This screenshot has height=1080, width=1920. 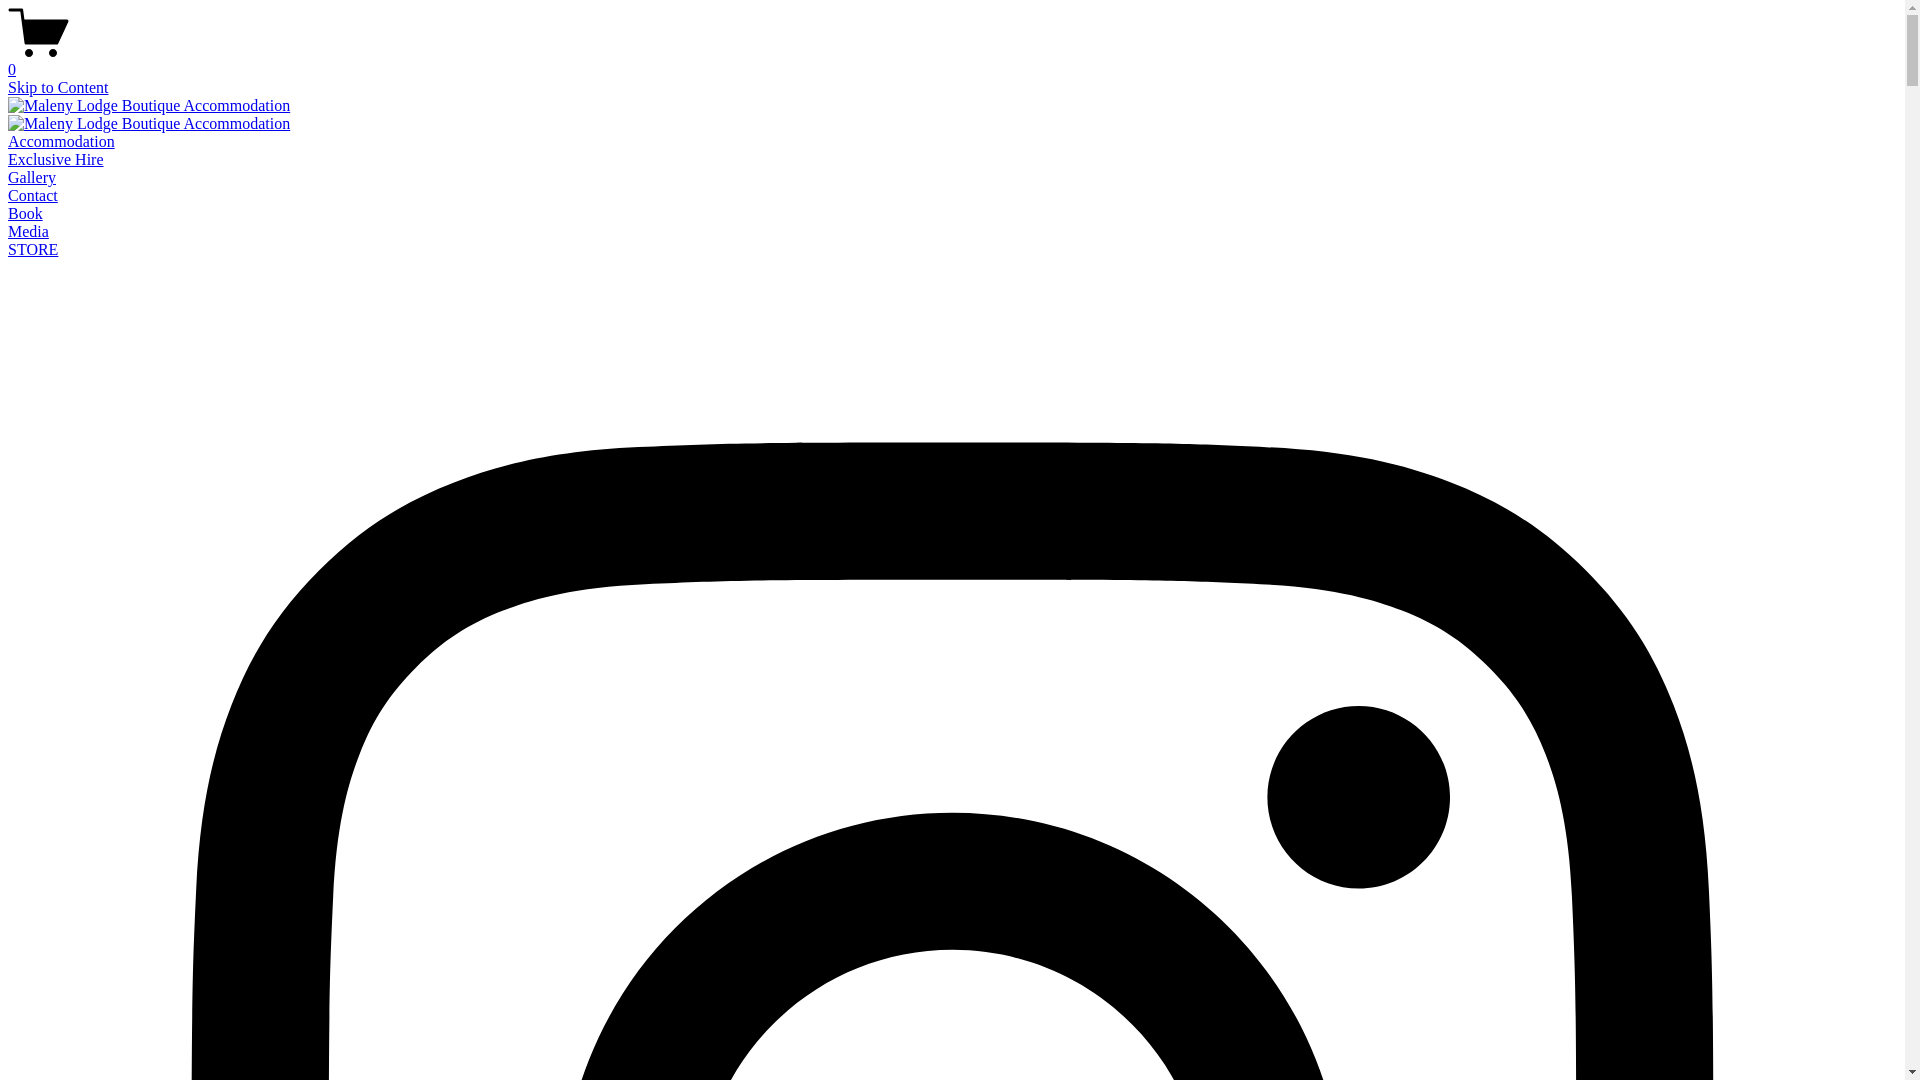 What do you see at coordinates (951, 60) in the screenshot?
I see `'0'` at bounding box center [951, 60].